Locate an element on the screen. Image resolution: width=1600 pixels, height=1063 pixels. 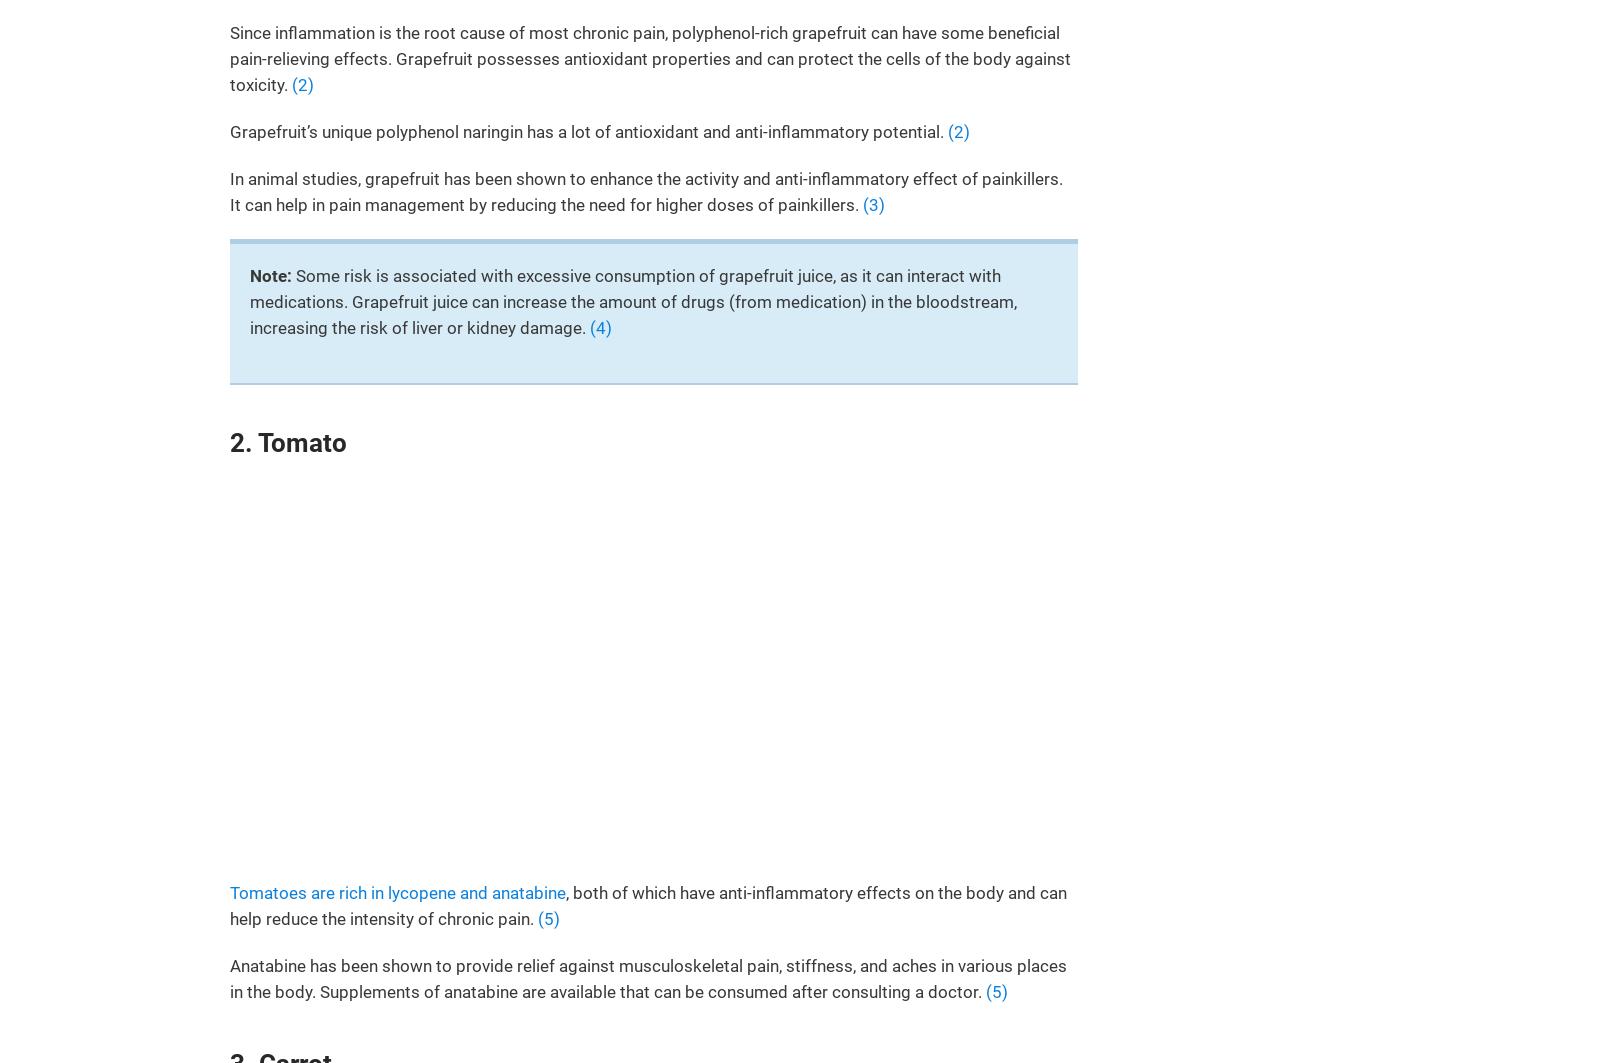
'Note:' is located at coordinates (249, 276).